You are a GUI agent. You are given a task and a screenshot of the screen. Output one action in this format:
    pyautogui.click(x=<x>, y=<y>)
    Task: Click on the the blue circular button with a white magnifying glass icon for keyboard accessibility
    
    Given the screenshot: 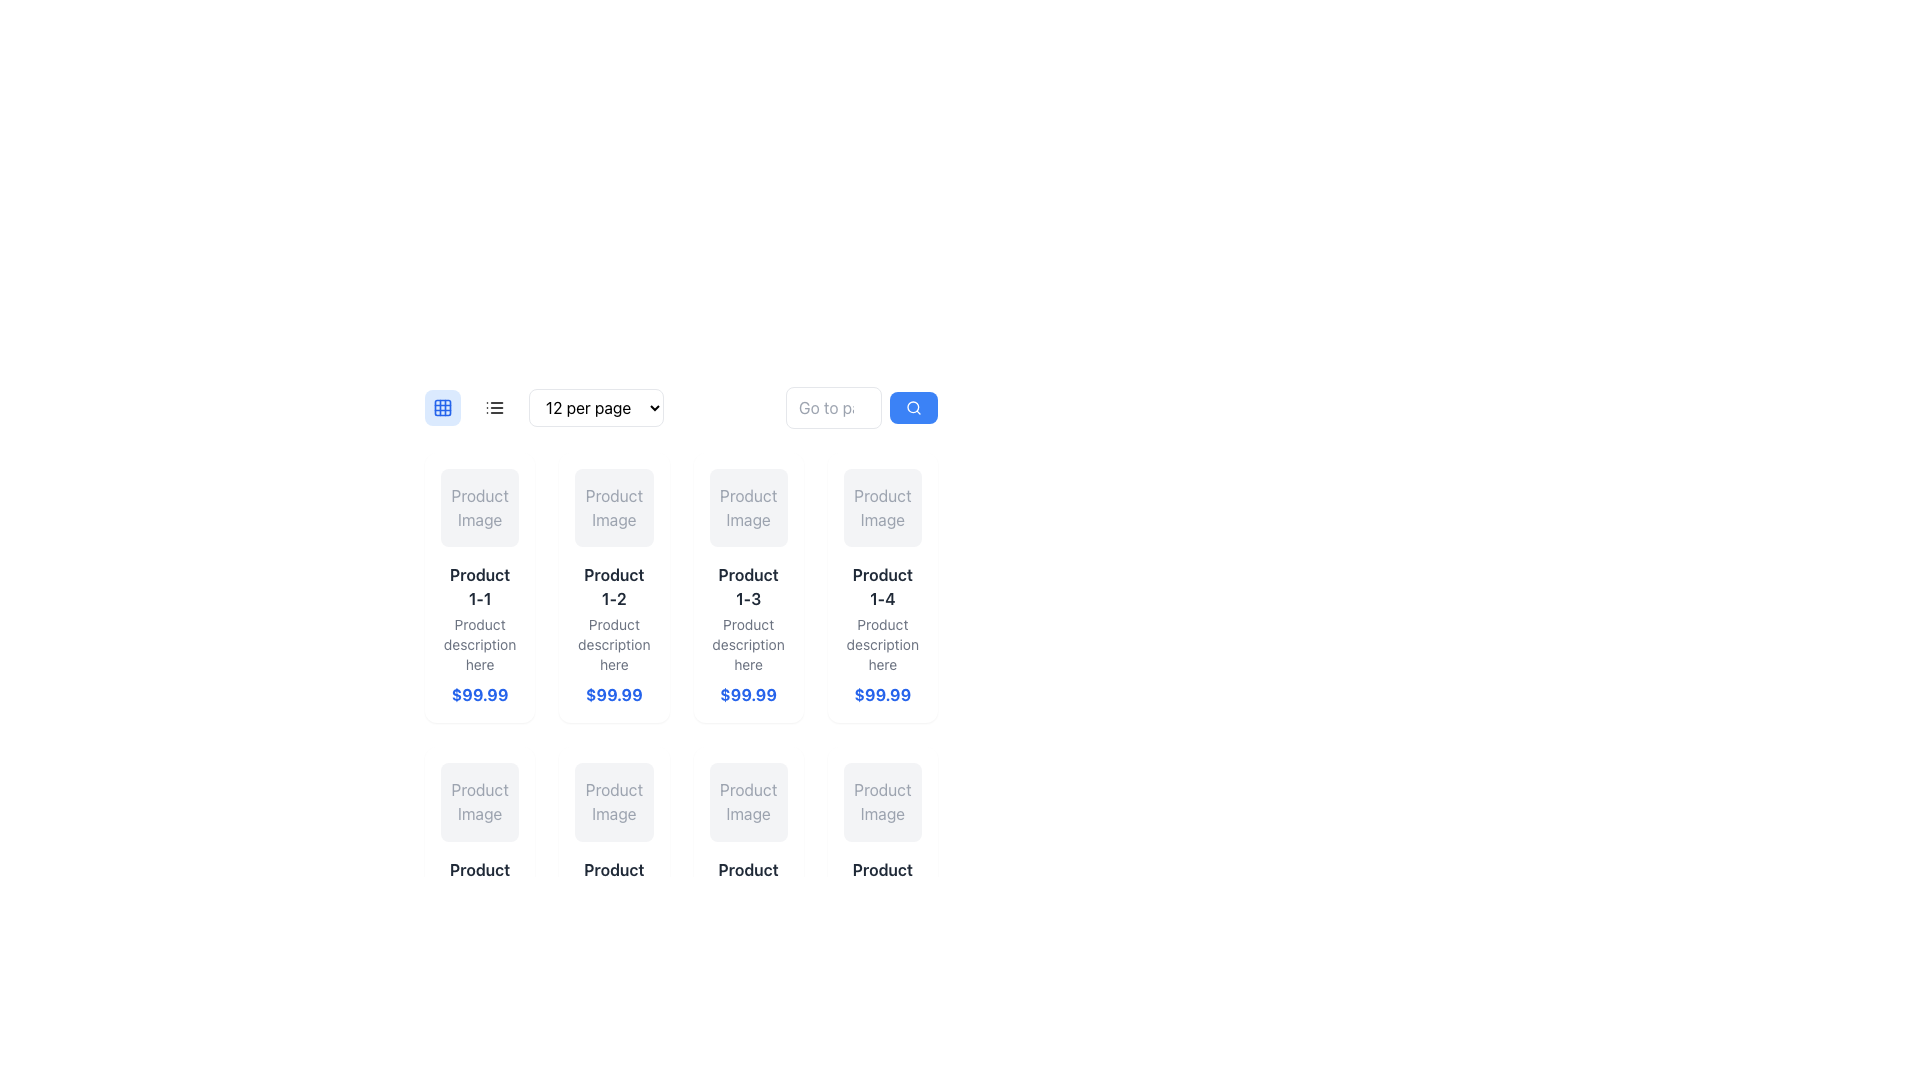 What is the action you would take?
    pyautogui.click(x=912, y=407)
    